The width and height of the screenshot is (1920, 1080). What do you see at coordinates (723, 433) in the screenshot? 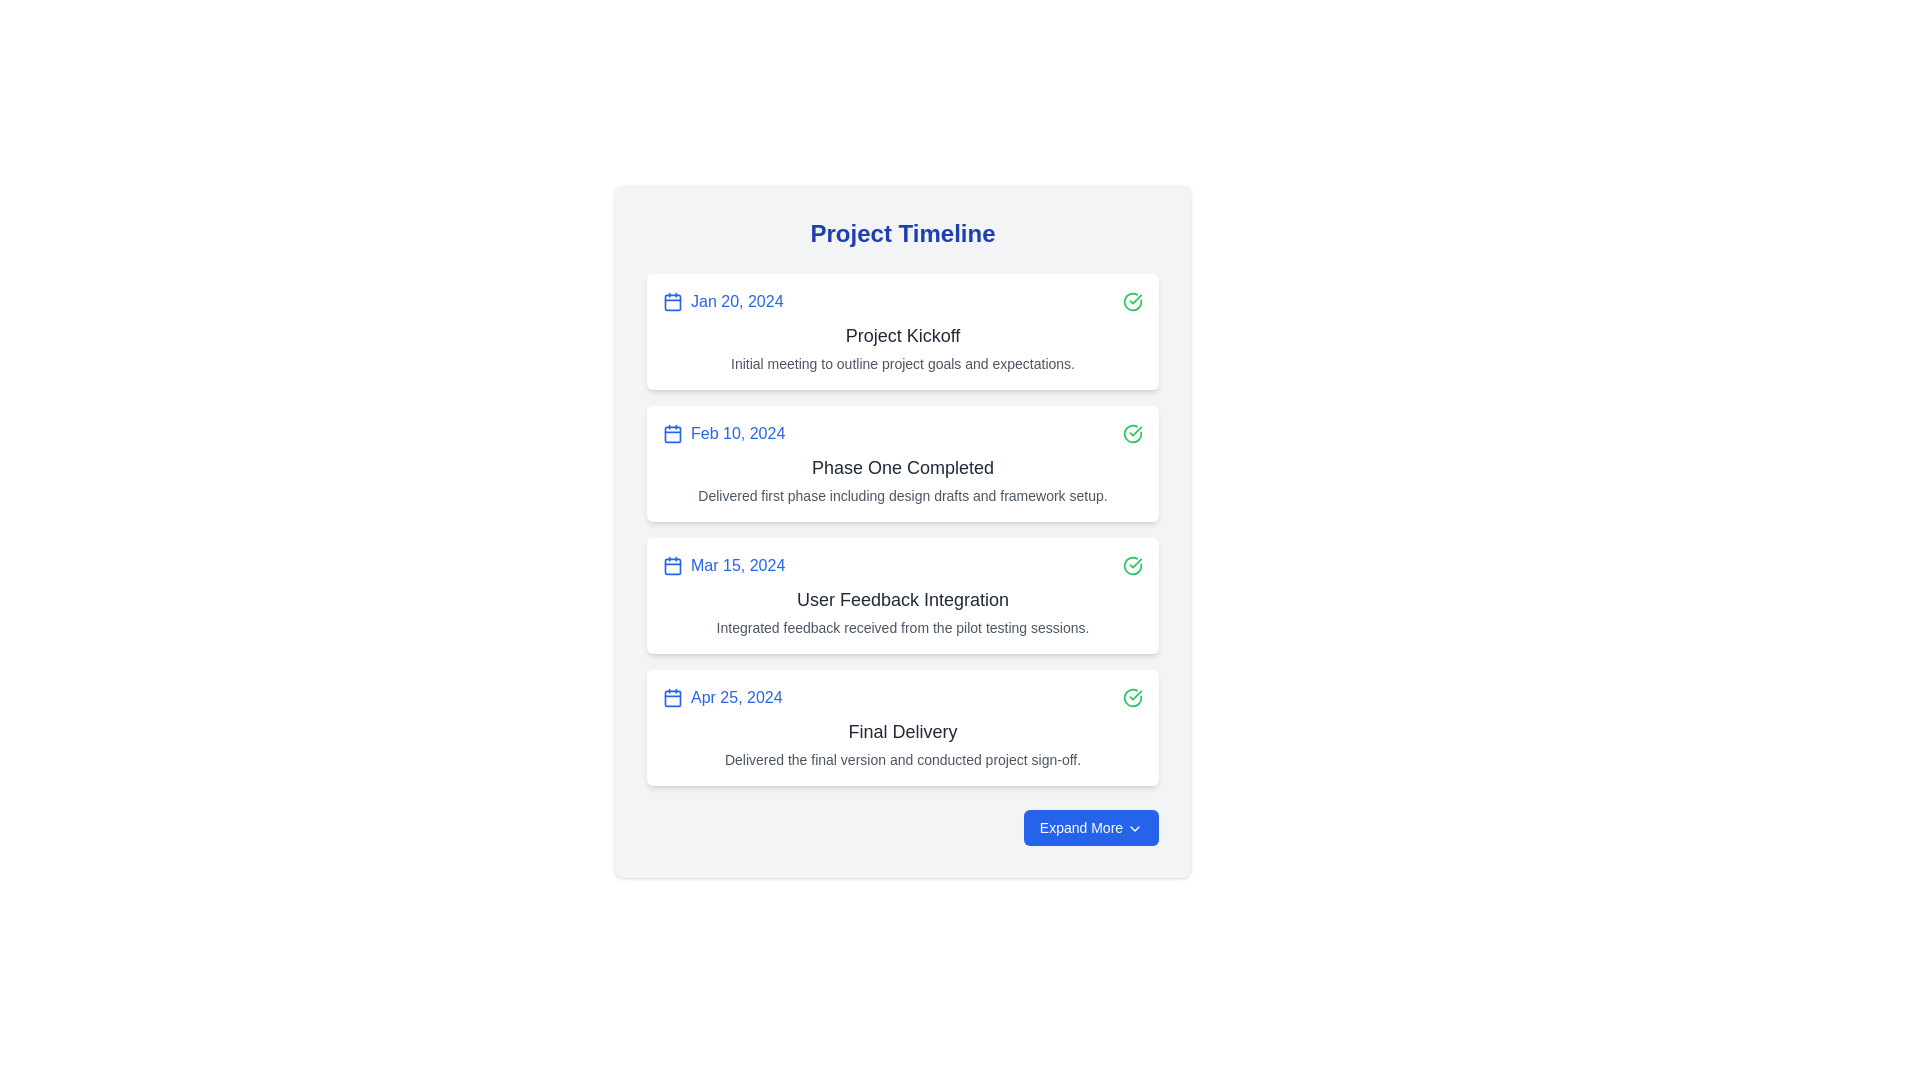
I see `the Date label with icon that indicates a date associated with a specific timeline event, located between 'Jan 20, 2024' and 'Mar 15, 2024'` at bounding box center [723, 433].